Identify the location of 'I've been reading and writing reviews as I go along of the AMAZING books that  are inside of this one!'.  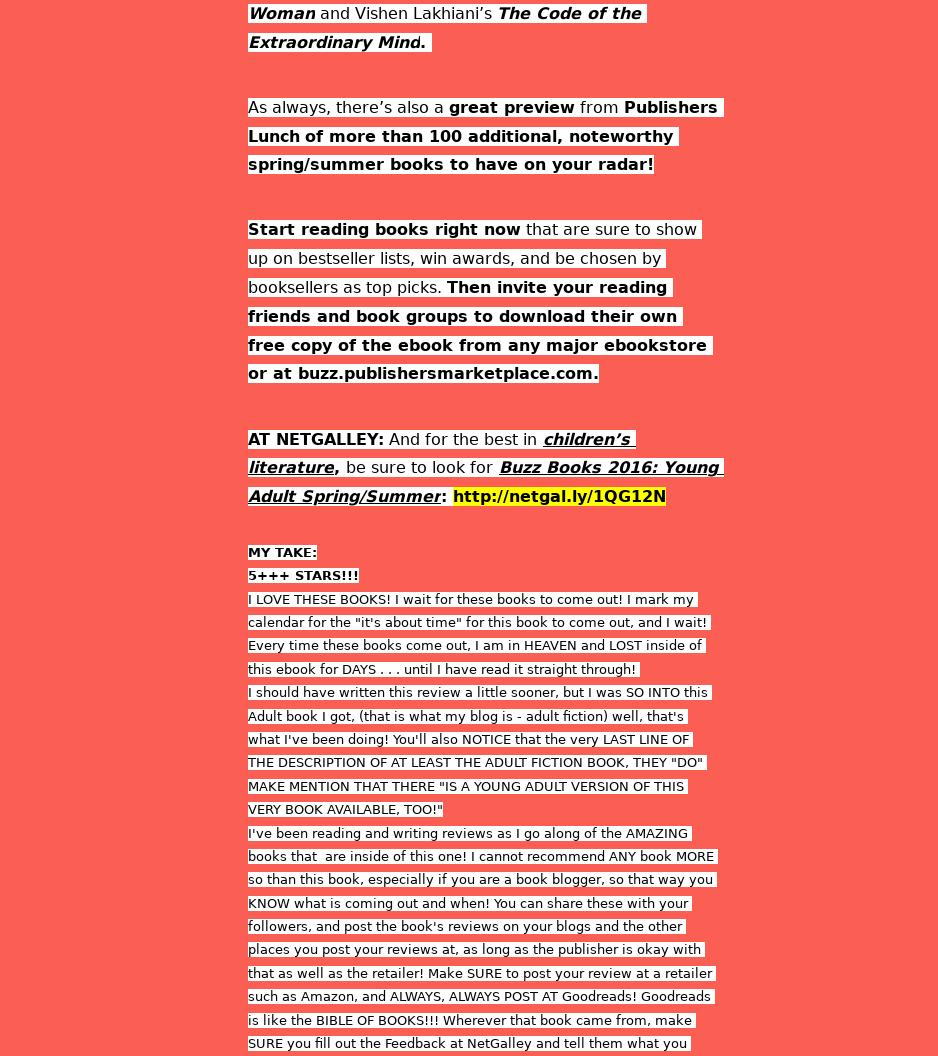
(470, 843).